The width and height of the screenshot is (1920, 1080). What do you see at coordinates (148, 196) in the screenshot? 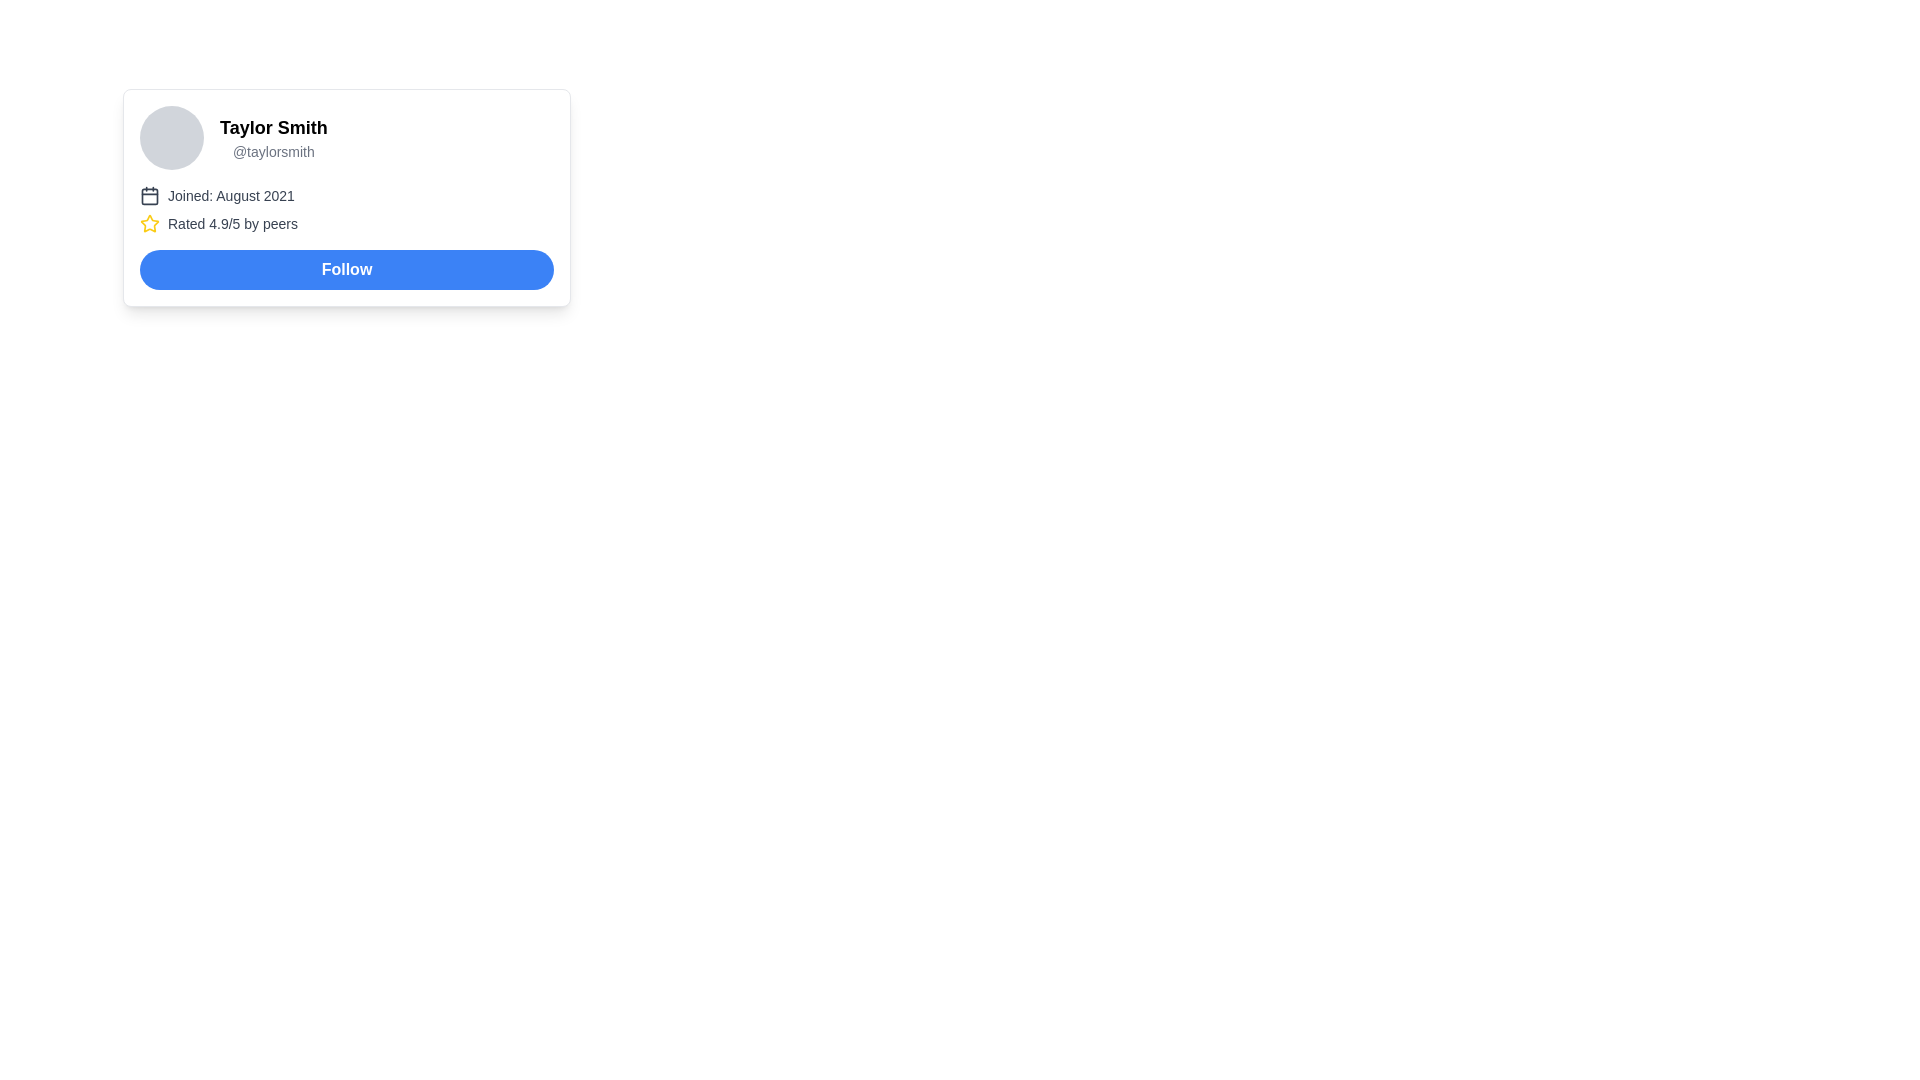
I see `the gray rounded rectangle within the calendar icon, which indicates date-related information and is located to the left of the text 'Joined: August 2021'` at bounding box center [148, 196].